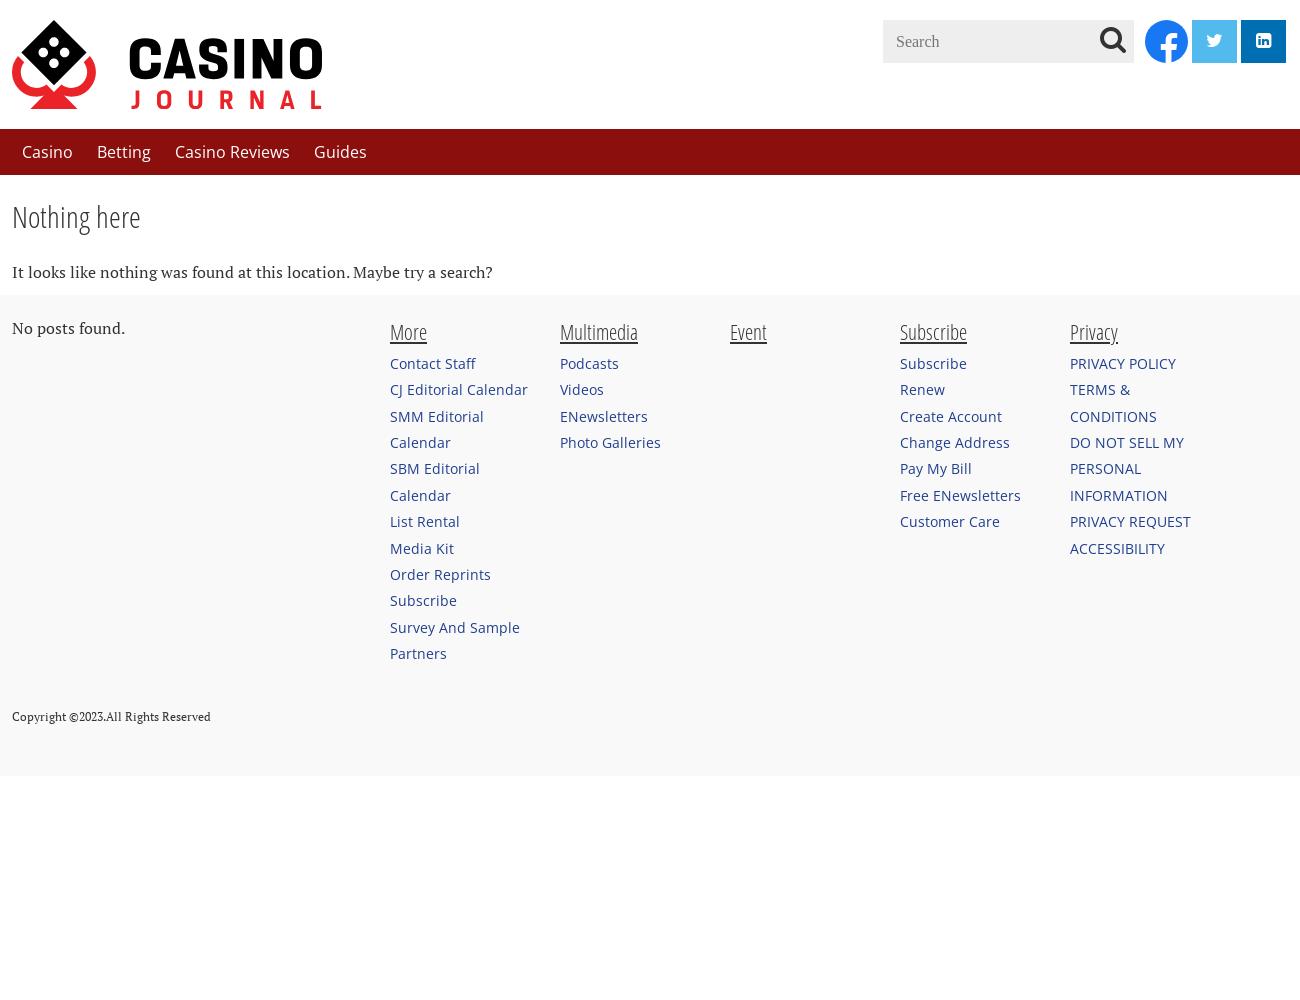 This screenshot has height=1000, width=1300. What do you see at coordinates (10, 215) in the screenshot?
I see `'Nothing here'` at bounding box center [10, 215].